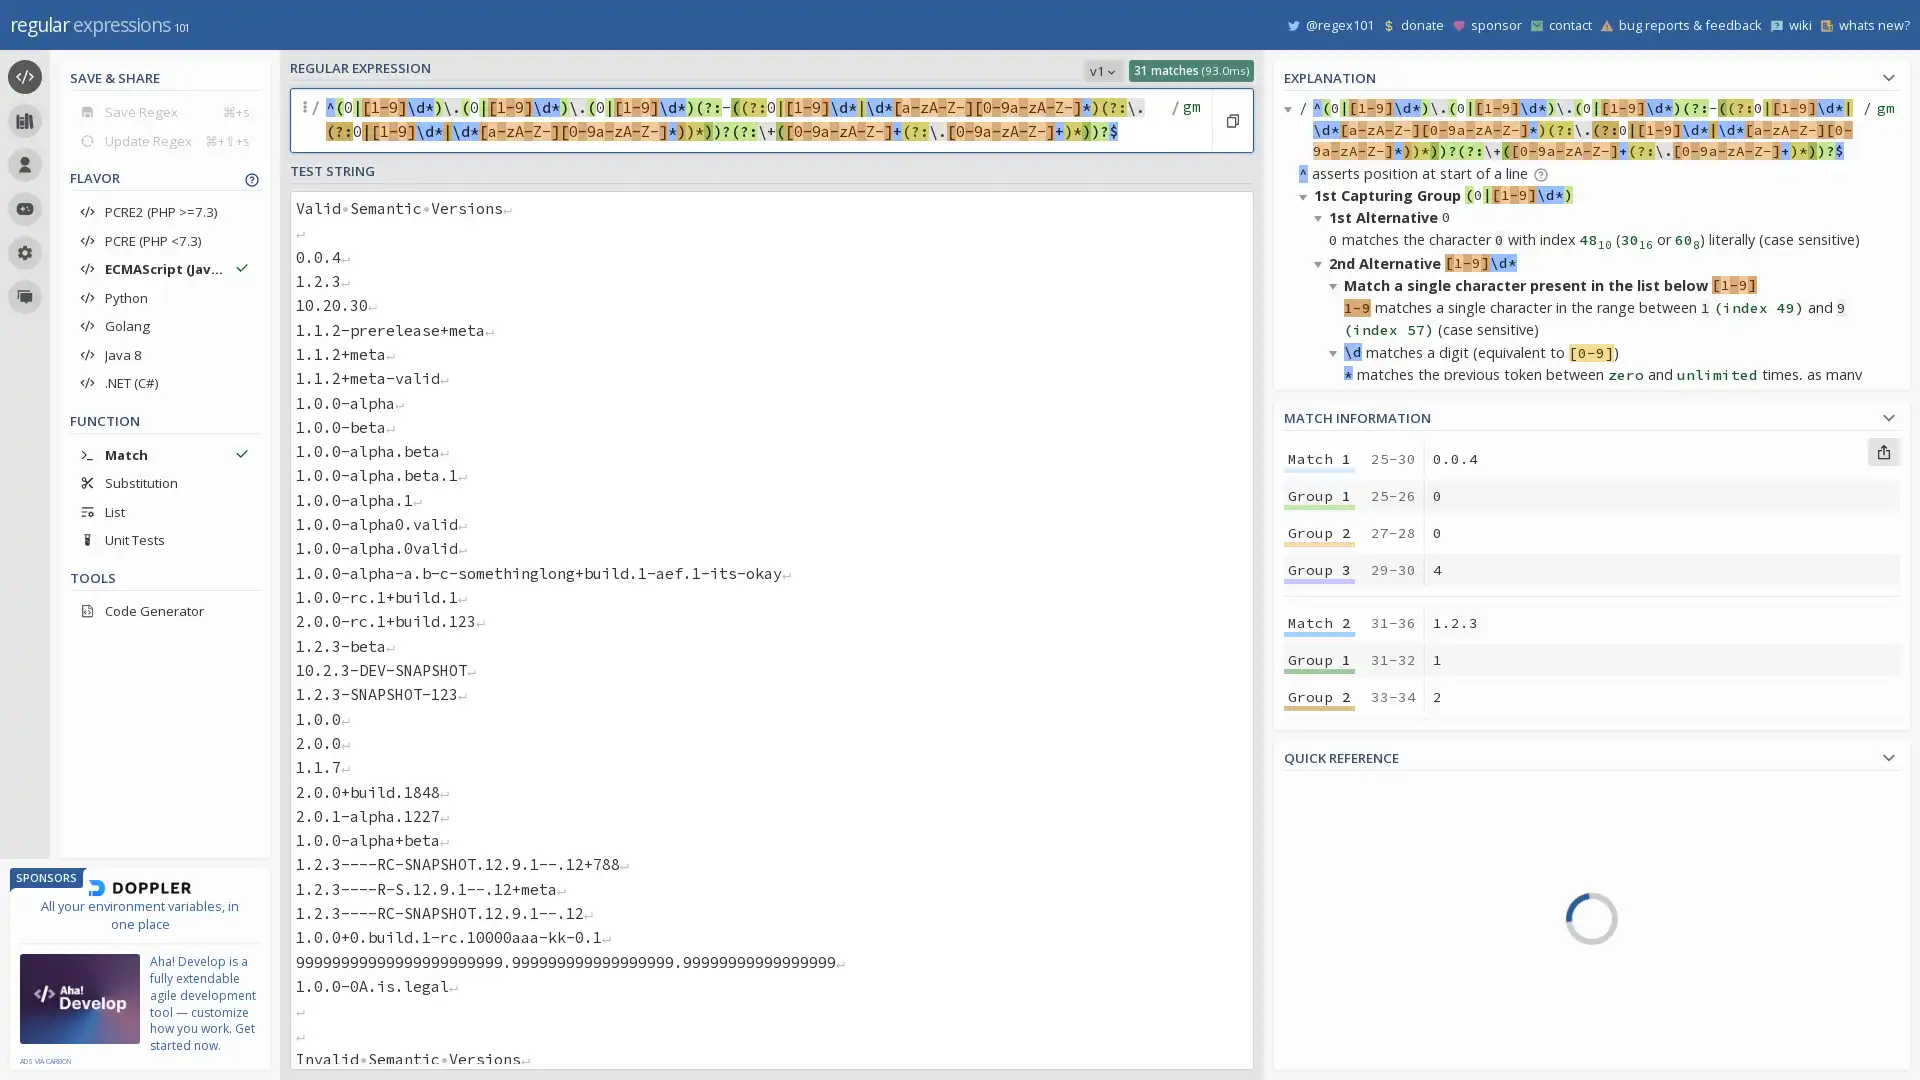 The image size is (1920, 1080). What do you see at coordinates (164, 454) in the screenshot?
I see `Match` at bounding box center [164, 454].